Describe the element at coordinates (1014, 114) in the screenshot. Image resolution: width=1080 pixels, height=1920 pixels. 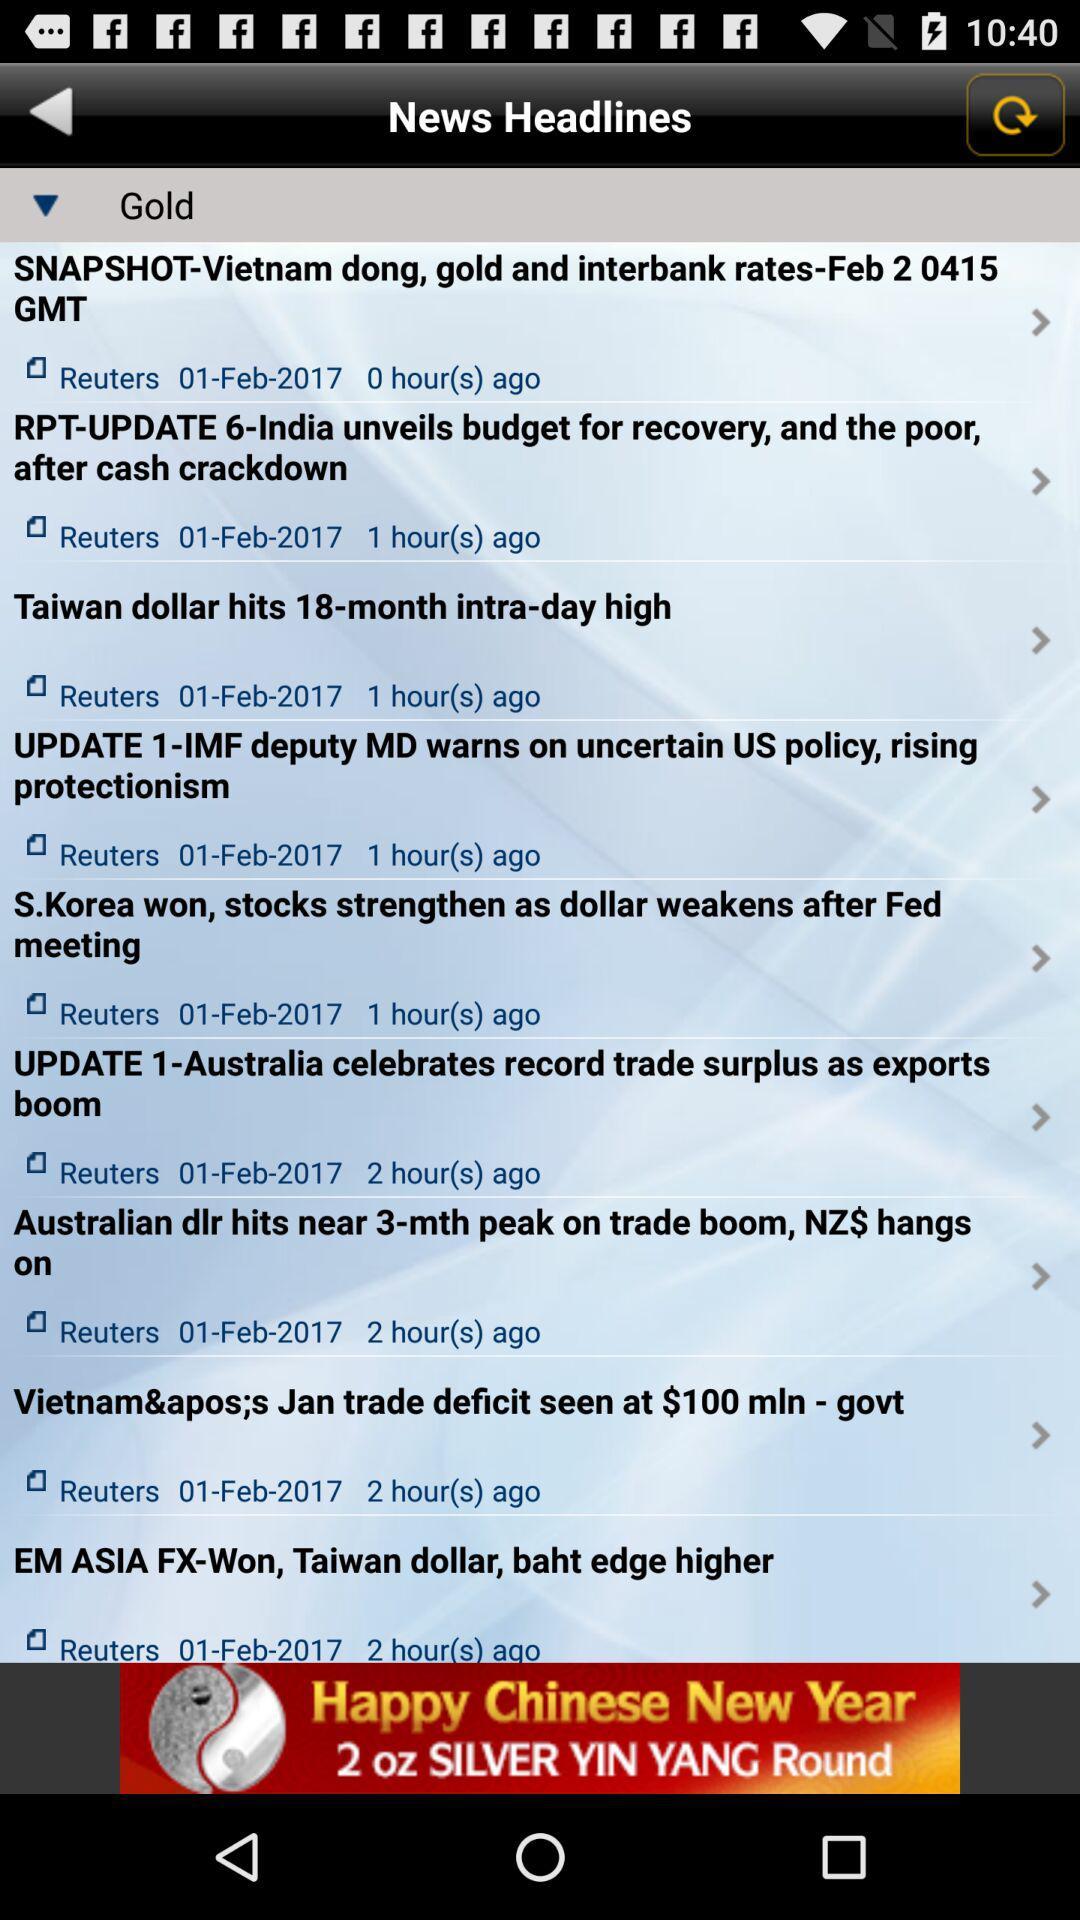
I see `press return icon` at that location.